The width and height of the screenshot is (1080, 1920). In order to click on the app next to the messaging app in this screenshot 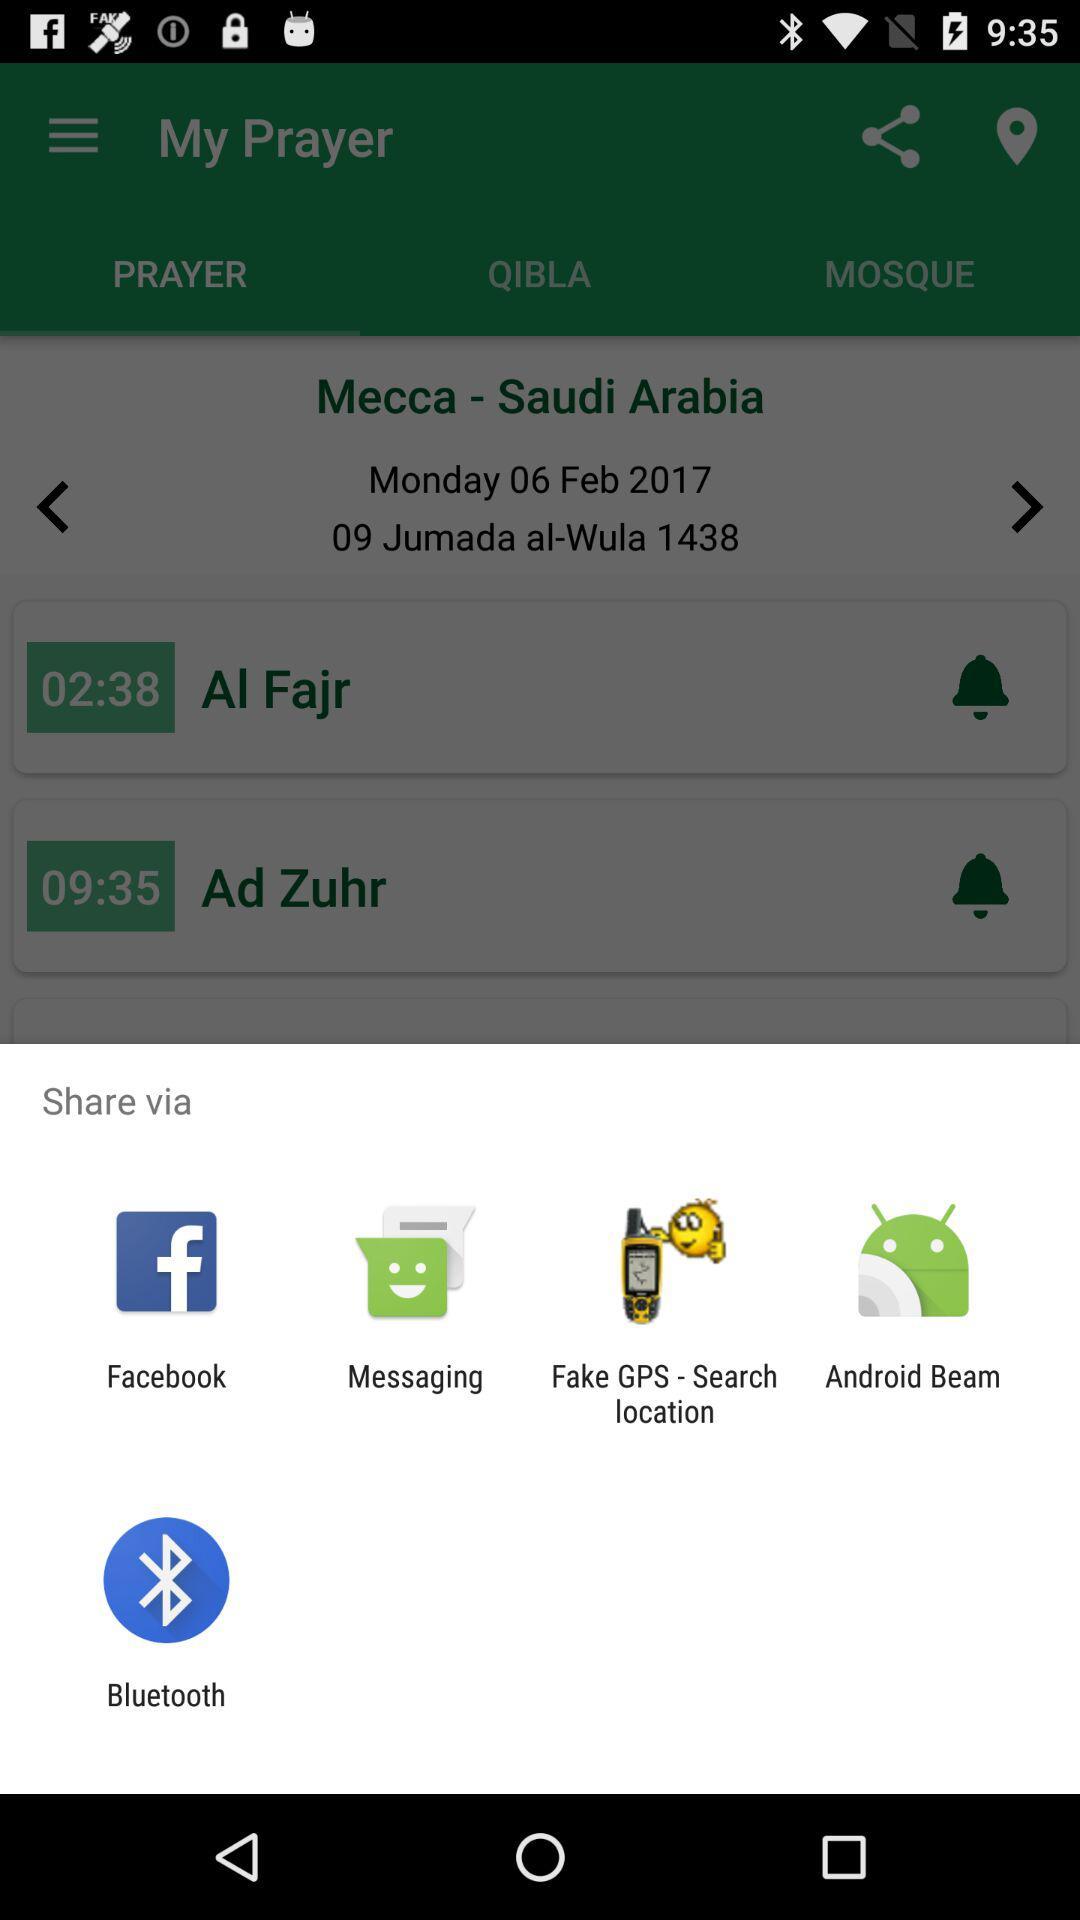, I will do `click(664, 1392)`.